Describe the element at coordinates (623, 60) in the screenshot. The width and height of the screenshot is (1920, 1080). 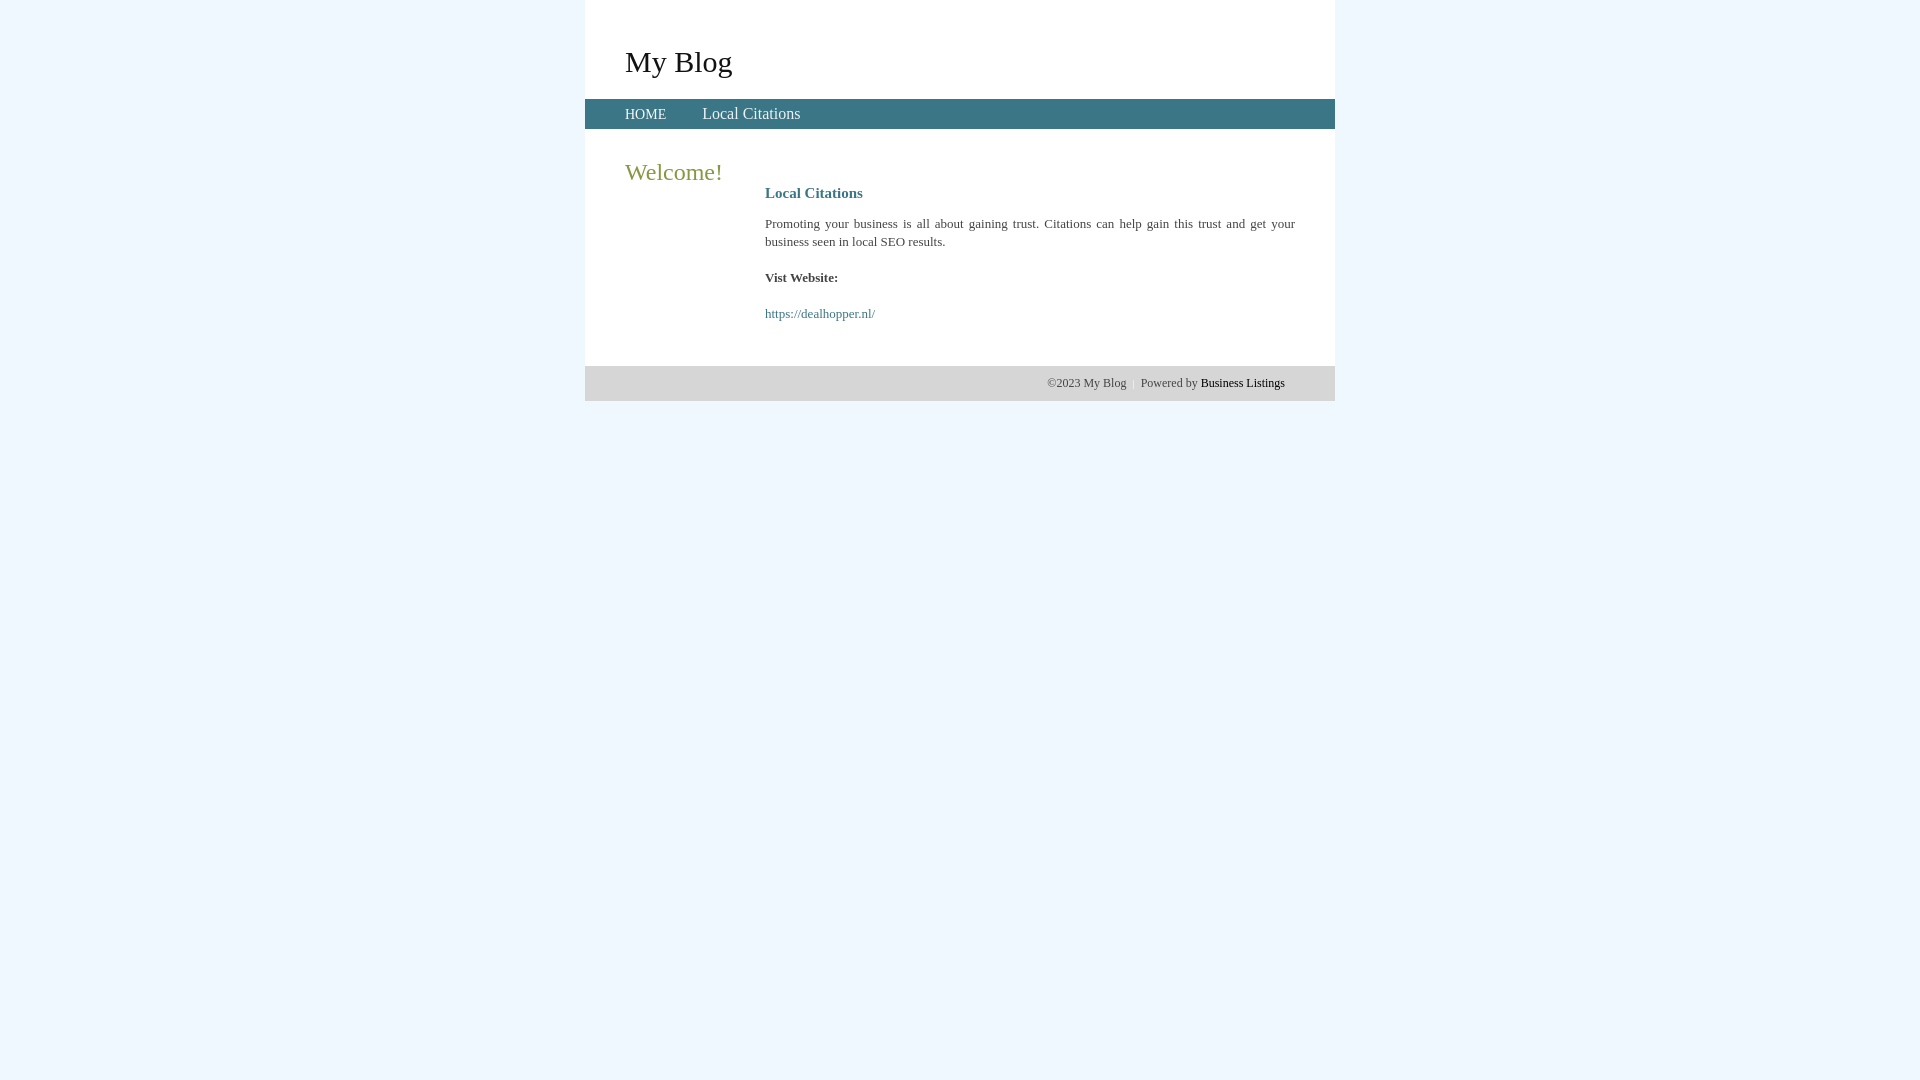
I see `'My Blog'` at that location.